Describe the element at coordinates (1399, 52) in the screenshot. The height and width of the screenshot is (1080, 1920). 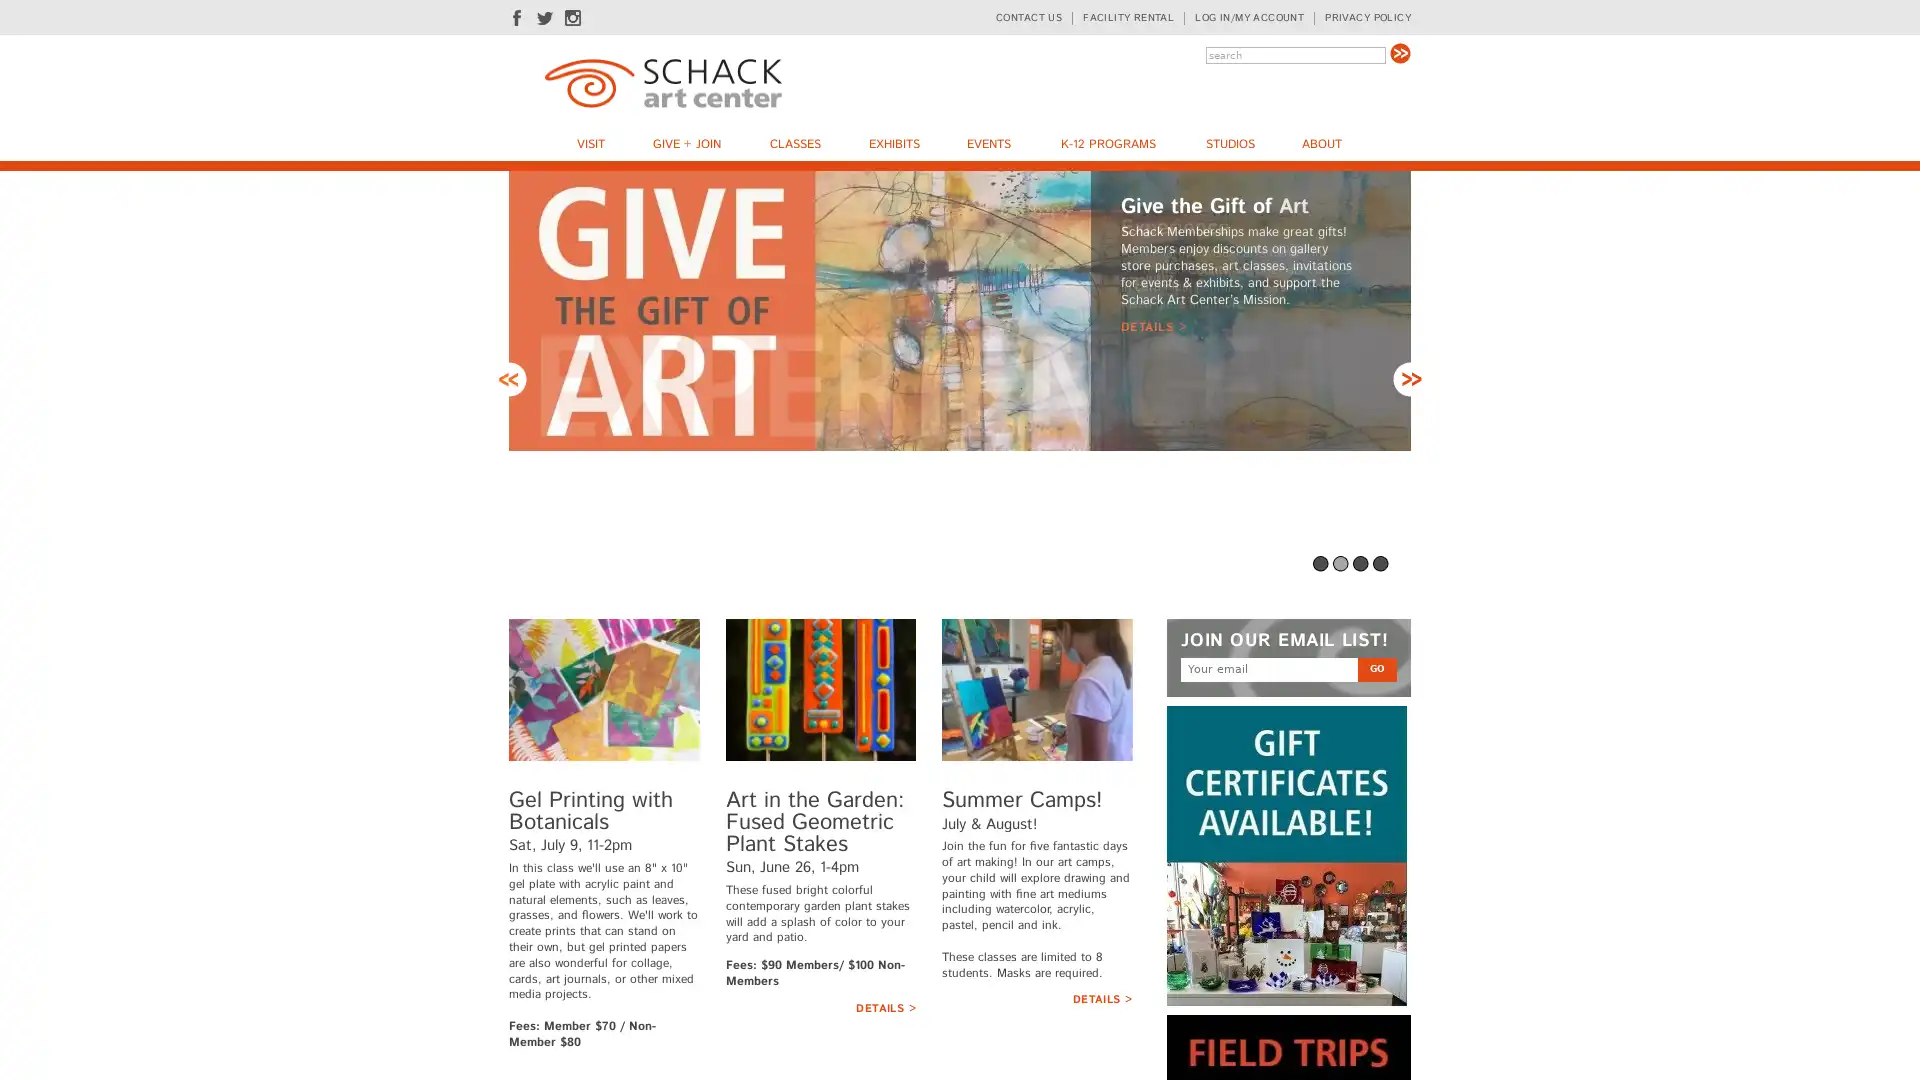
I see `Go` at that location.